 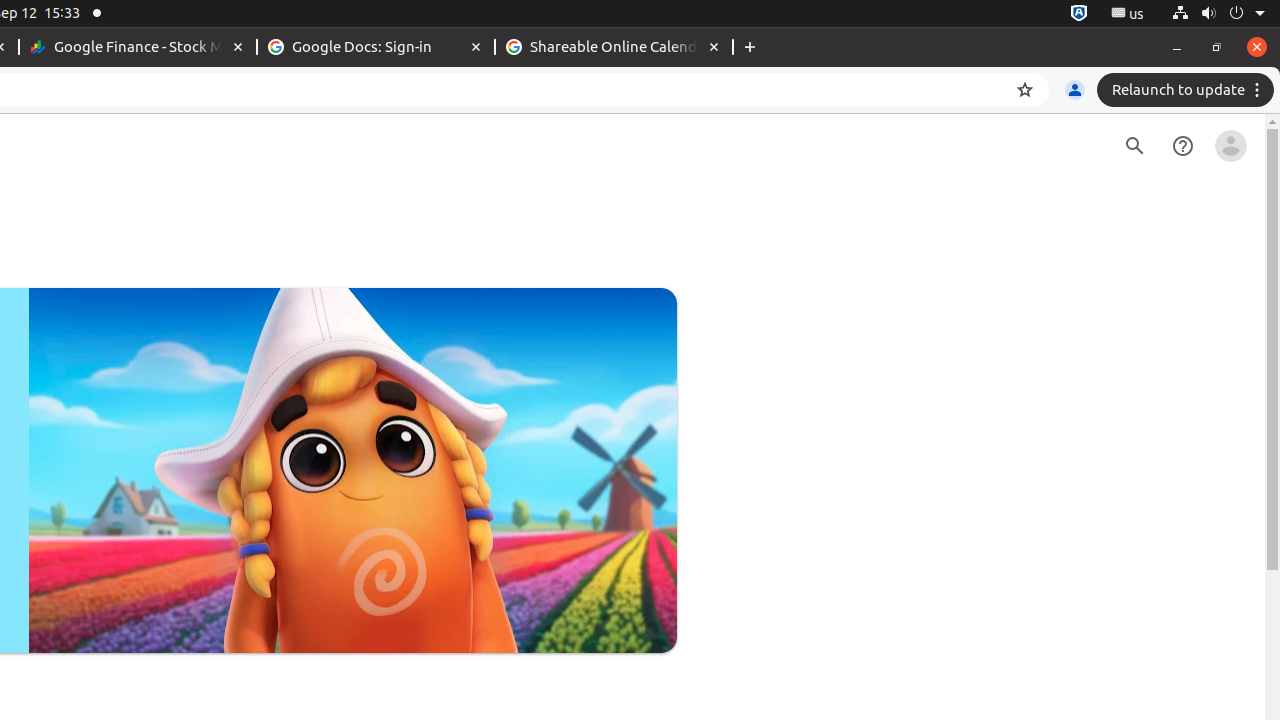 What do you see at coordinates (748, 46) in the screenshot?
I see `'New Tab'` at bounding box center [748, 46].